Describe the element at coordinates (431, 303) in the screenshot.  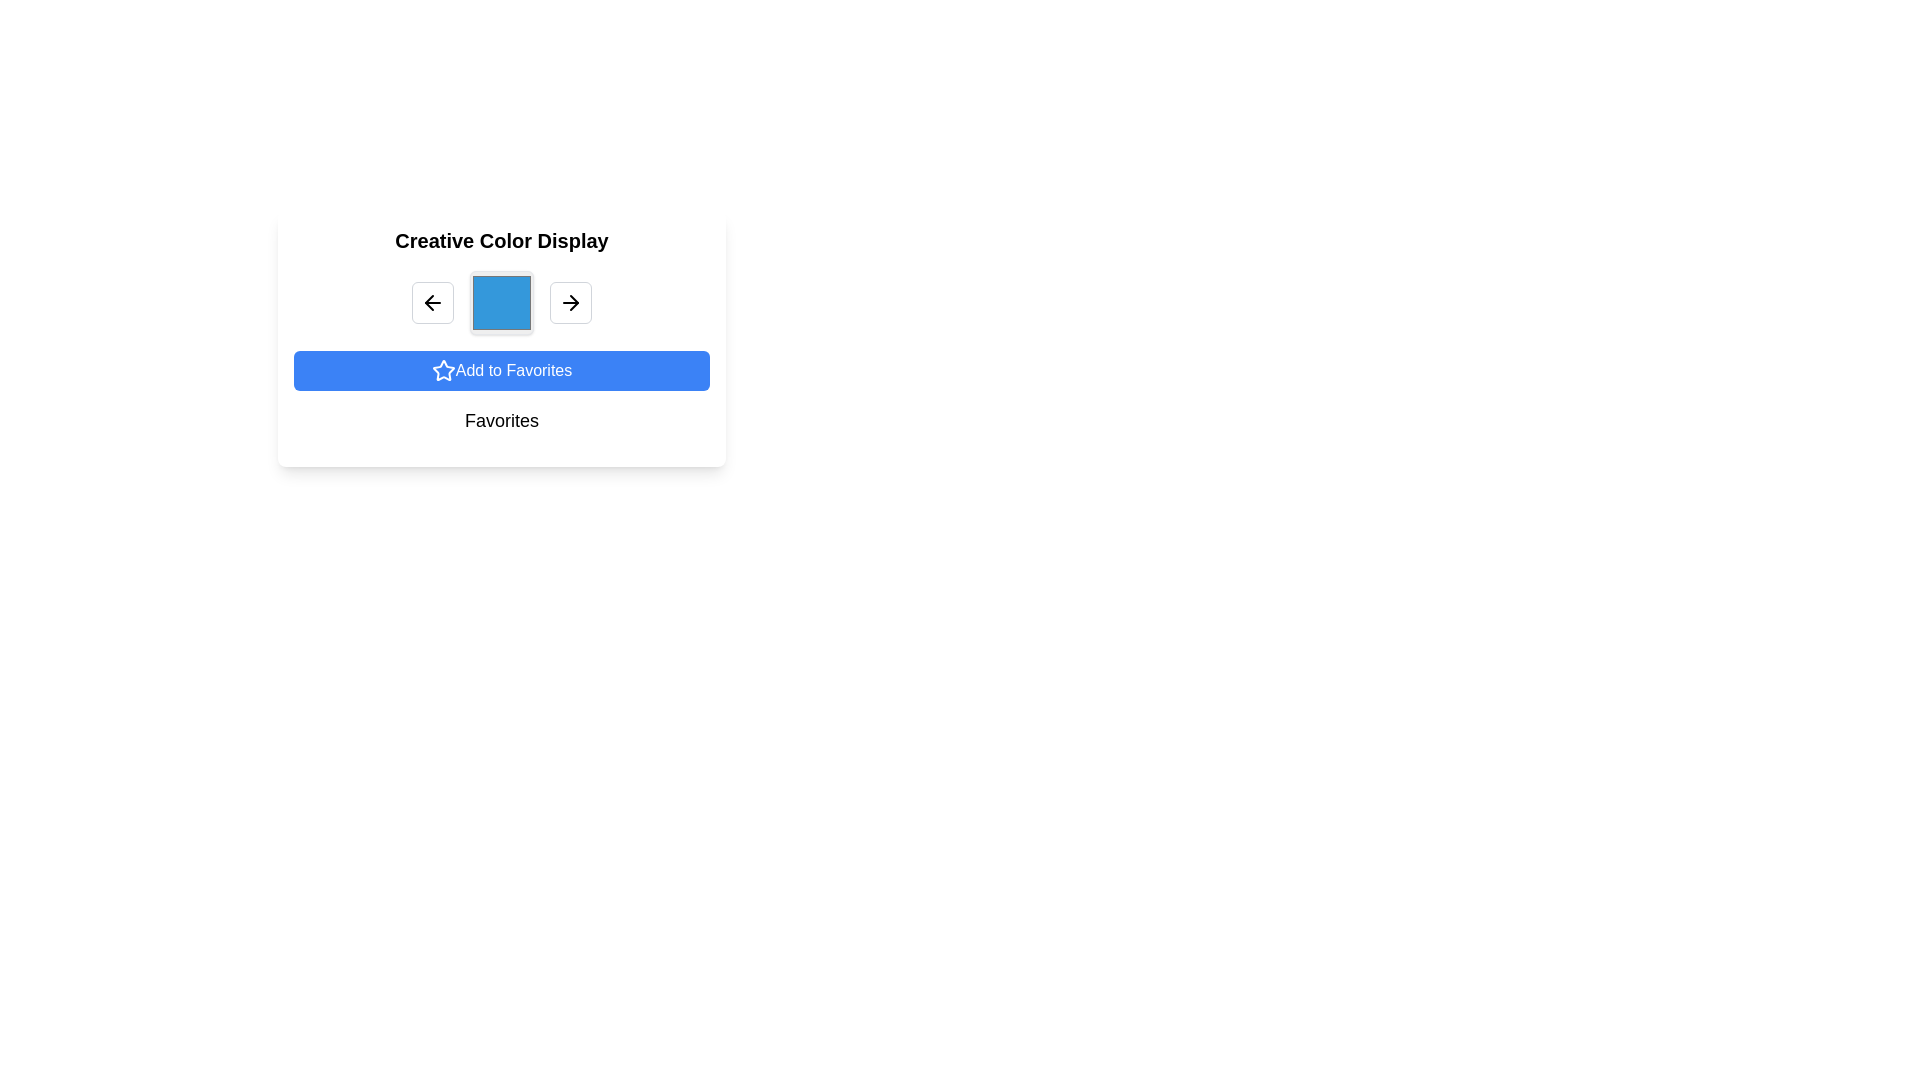
I see `the square button with a leftward-pointing arrow icon located to the far left of a horizontal row of interactive elements` at that location.